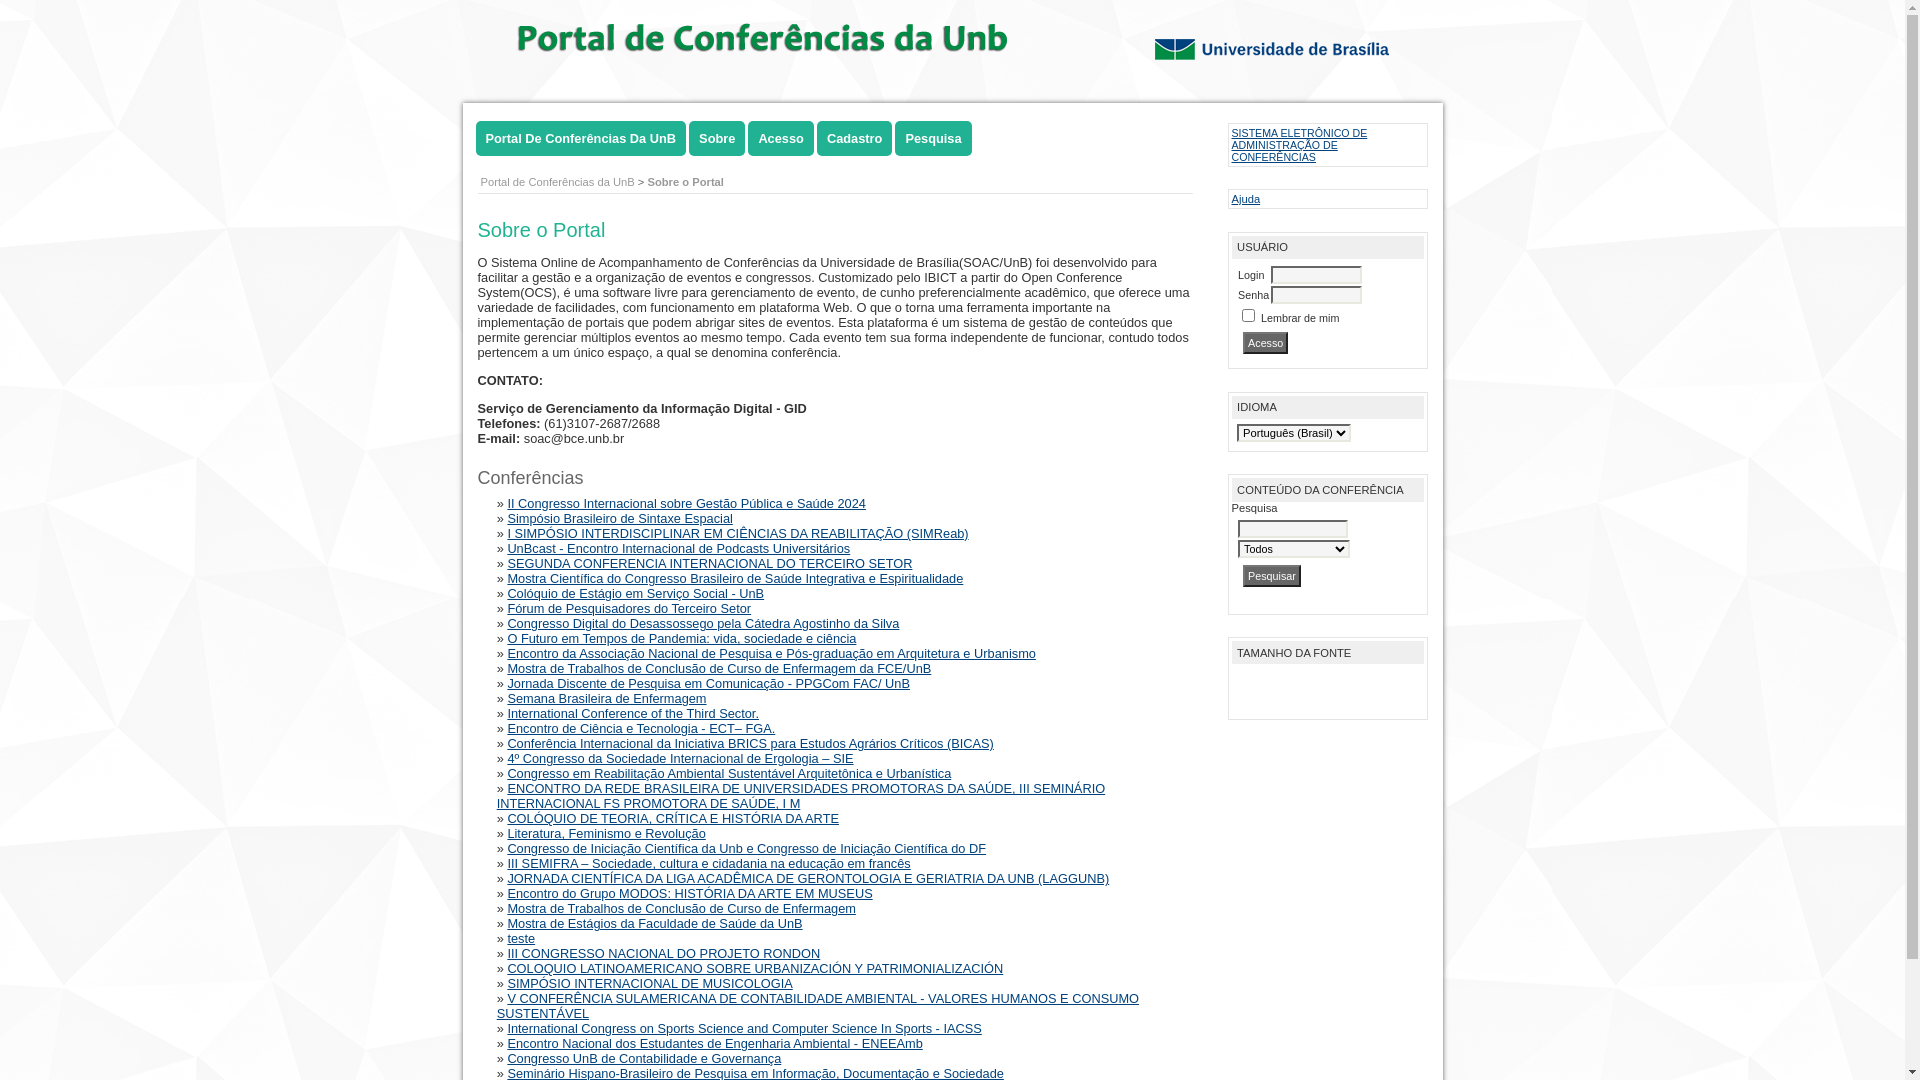 The height and width of the screenshot is (1080, 1920). I want to click on 'International Conference of the Third Sector.', so click(632, 712).